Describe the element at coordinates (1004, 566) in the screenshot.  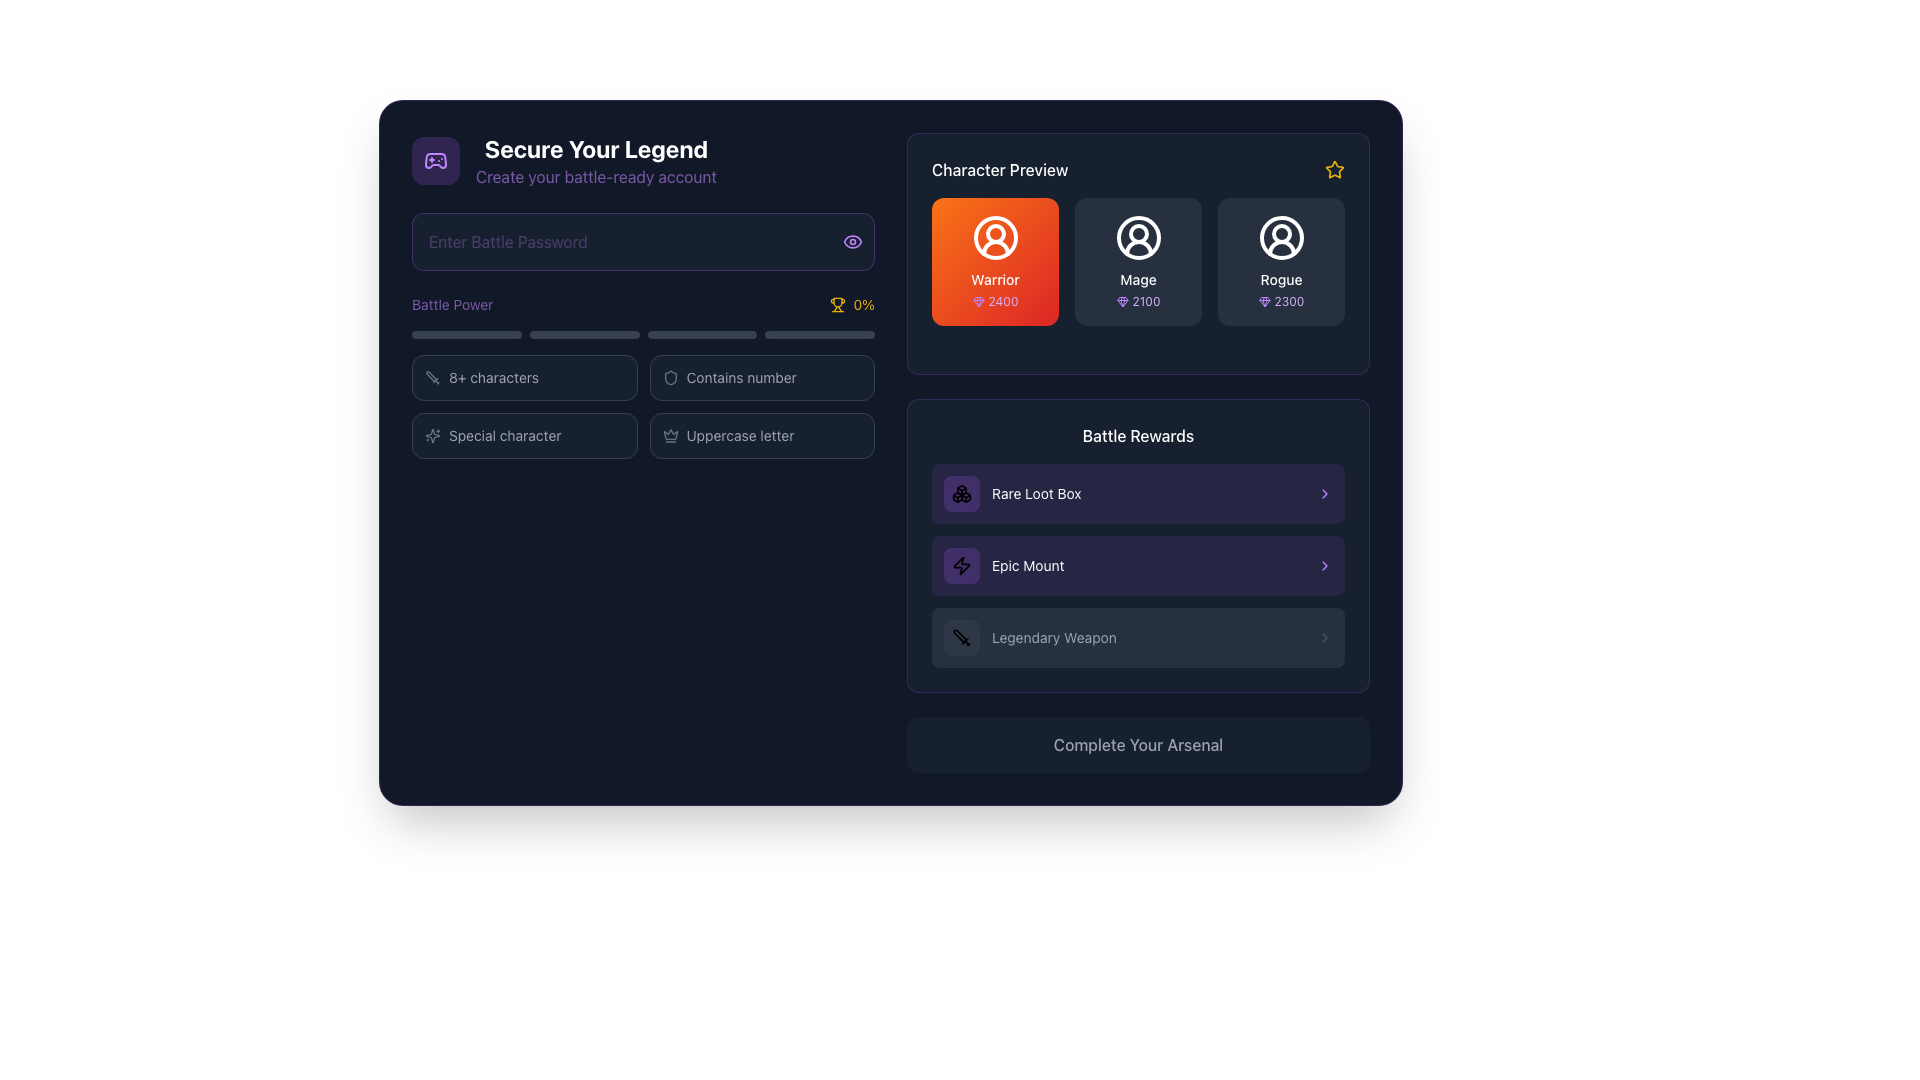
I see `the 'Epic Mount' list item, which is the second item in the battle rewards list and features a purple rounded rectangle with a lightning bolt icon` at that location.